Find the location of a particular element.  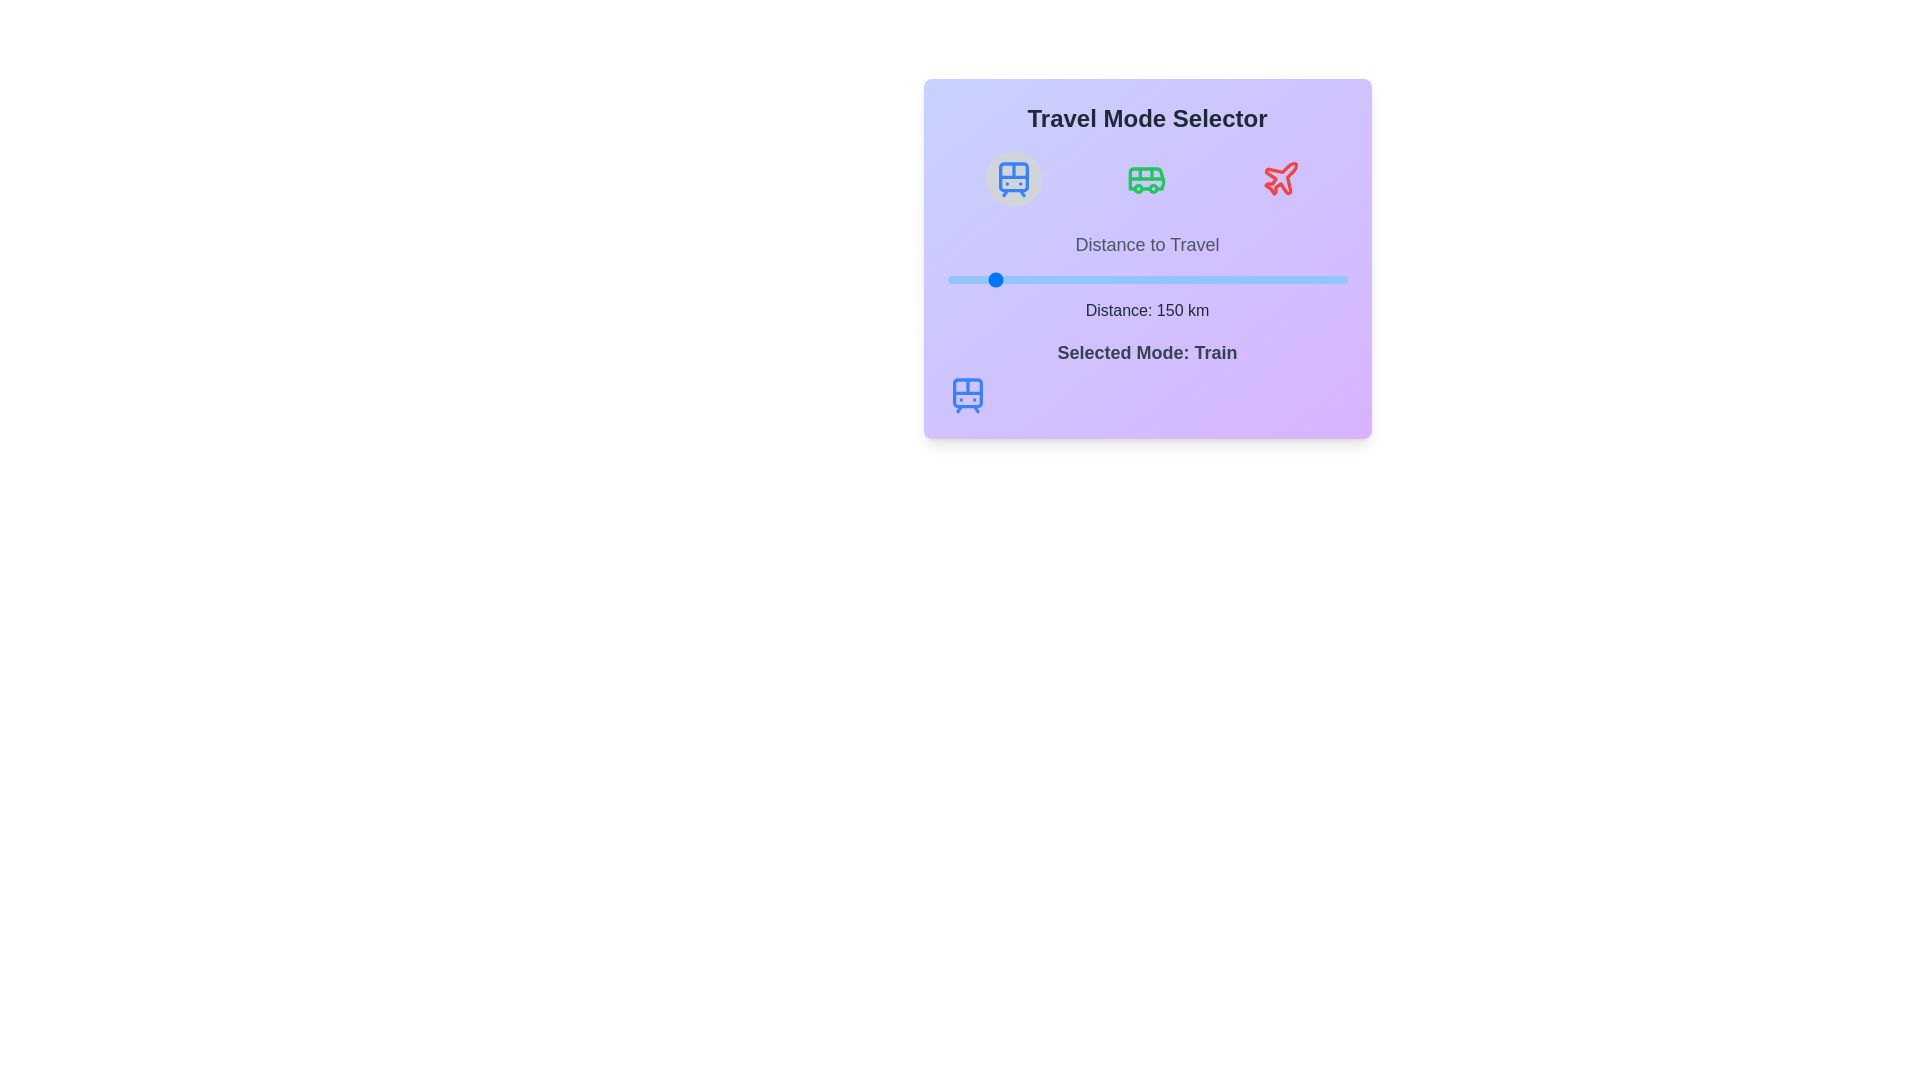

the travel mode Bus is located at coordinates (1147, 177).